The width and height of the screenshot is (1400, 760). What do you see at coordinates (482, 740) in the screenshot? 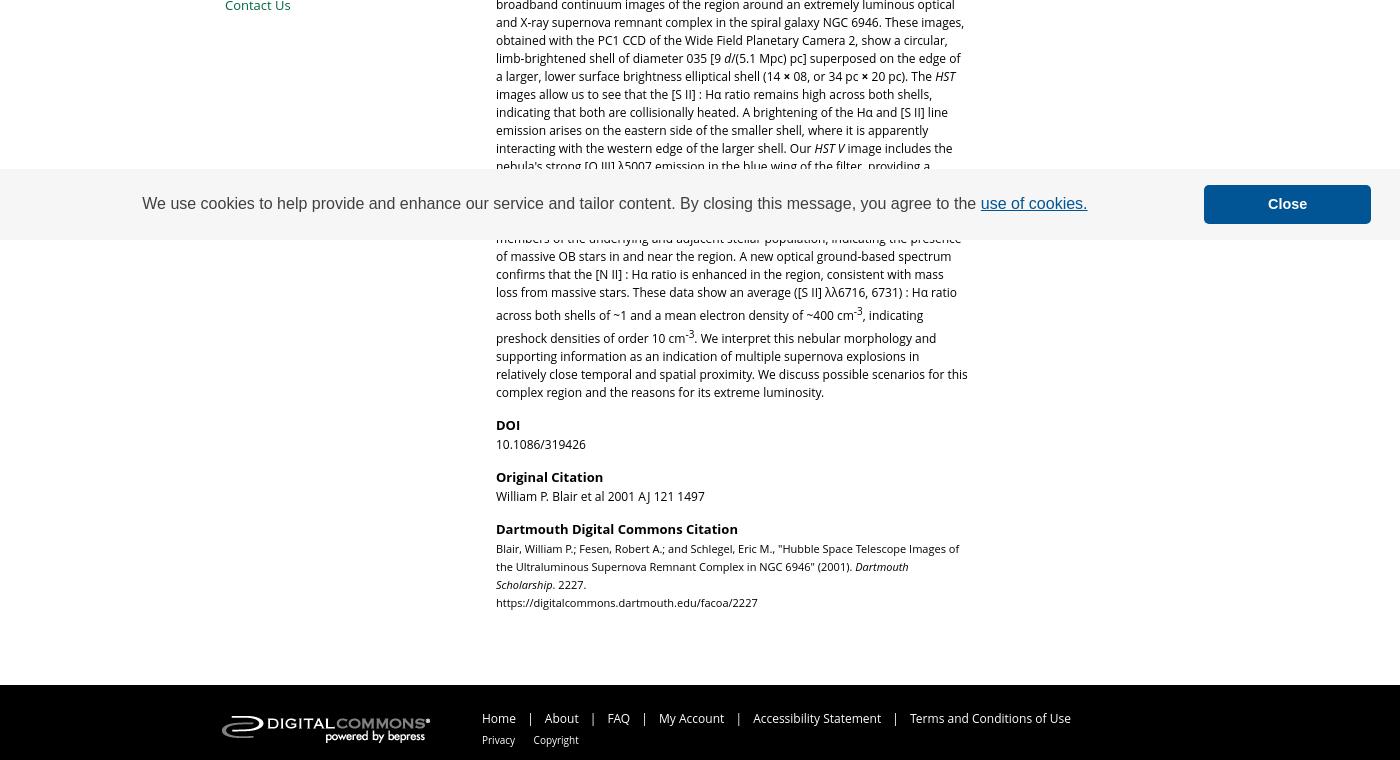
I see `'Privacy'` at bounding box center [482, 740].